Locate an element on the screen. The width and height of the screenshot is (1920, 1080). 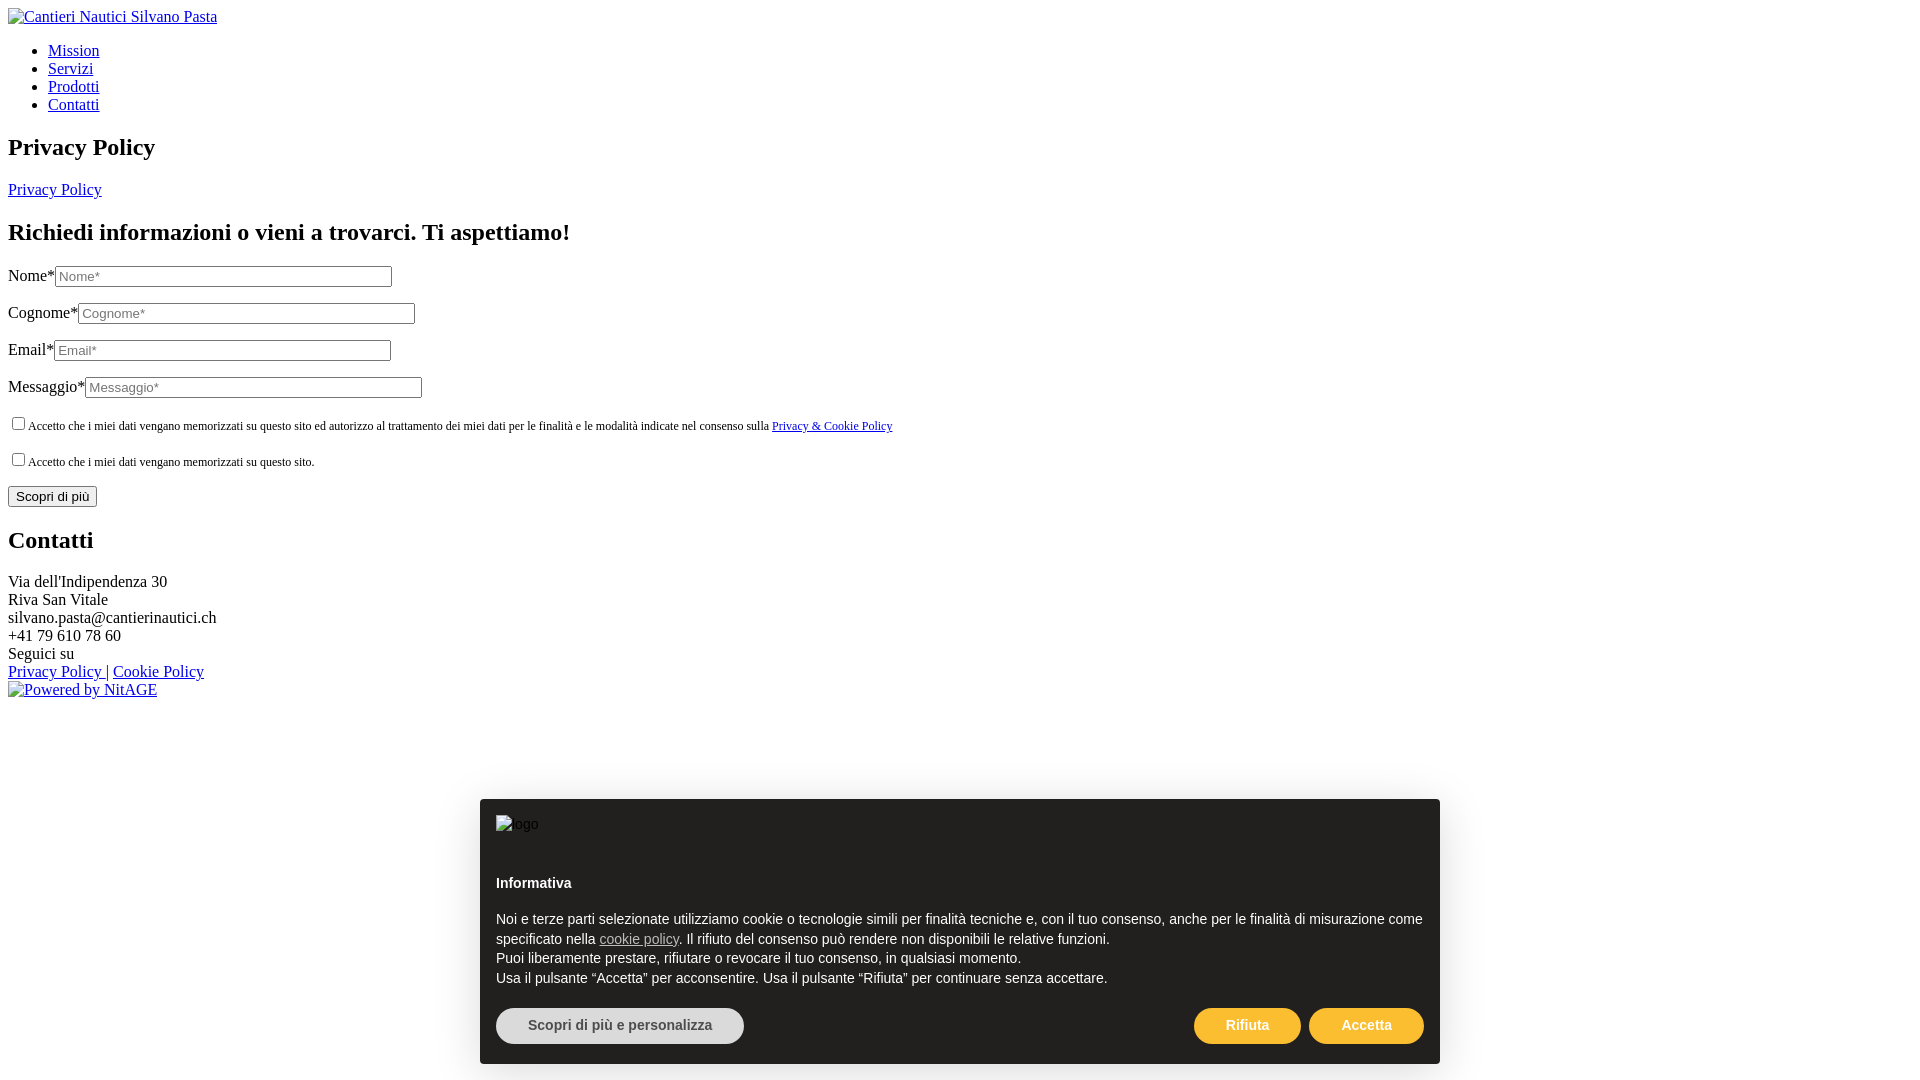
'Servizi' is located at coordinates (48, 67).